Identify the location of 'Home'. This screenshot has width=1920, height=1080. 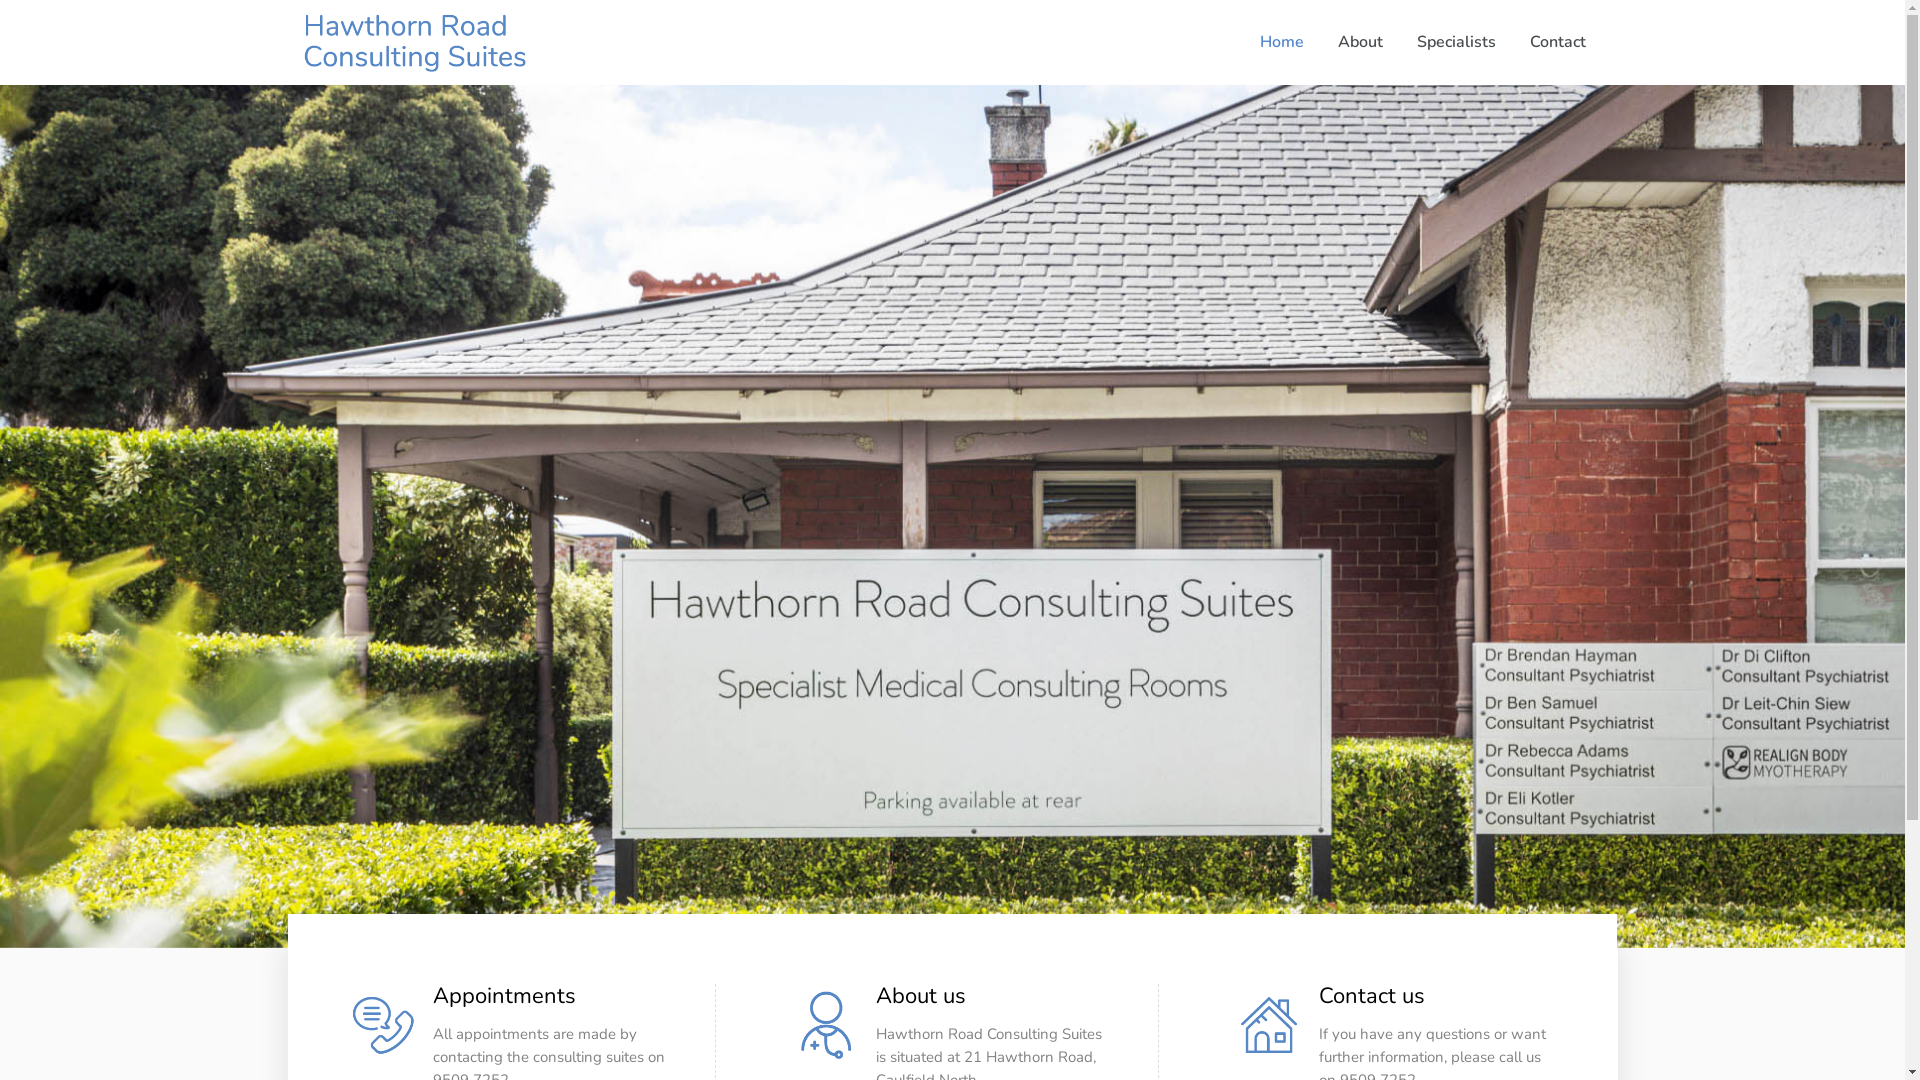
(1241, 42).